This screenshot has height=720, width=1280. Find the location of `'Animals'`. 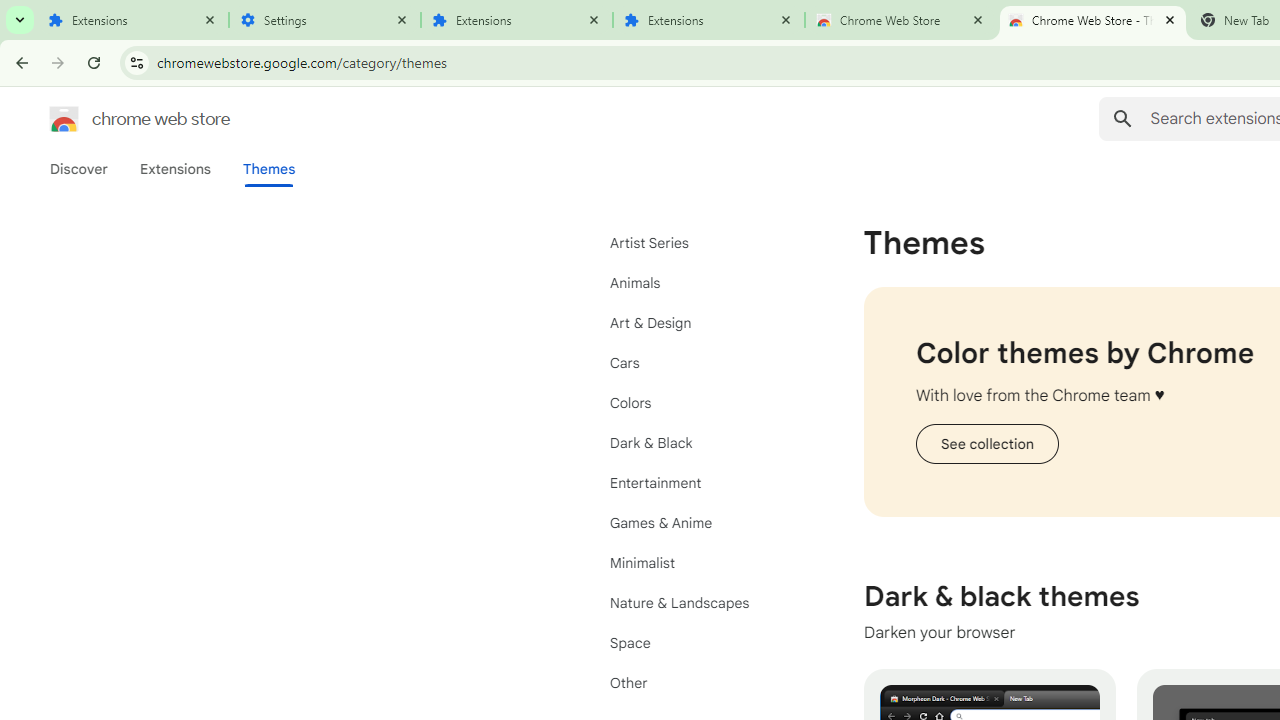

'Animals' is located at coordinates (700, 282).